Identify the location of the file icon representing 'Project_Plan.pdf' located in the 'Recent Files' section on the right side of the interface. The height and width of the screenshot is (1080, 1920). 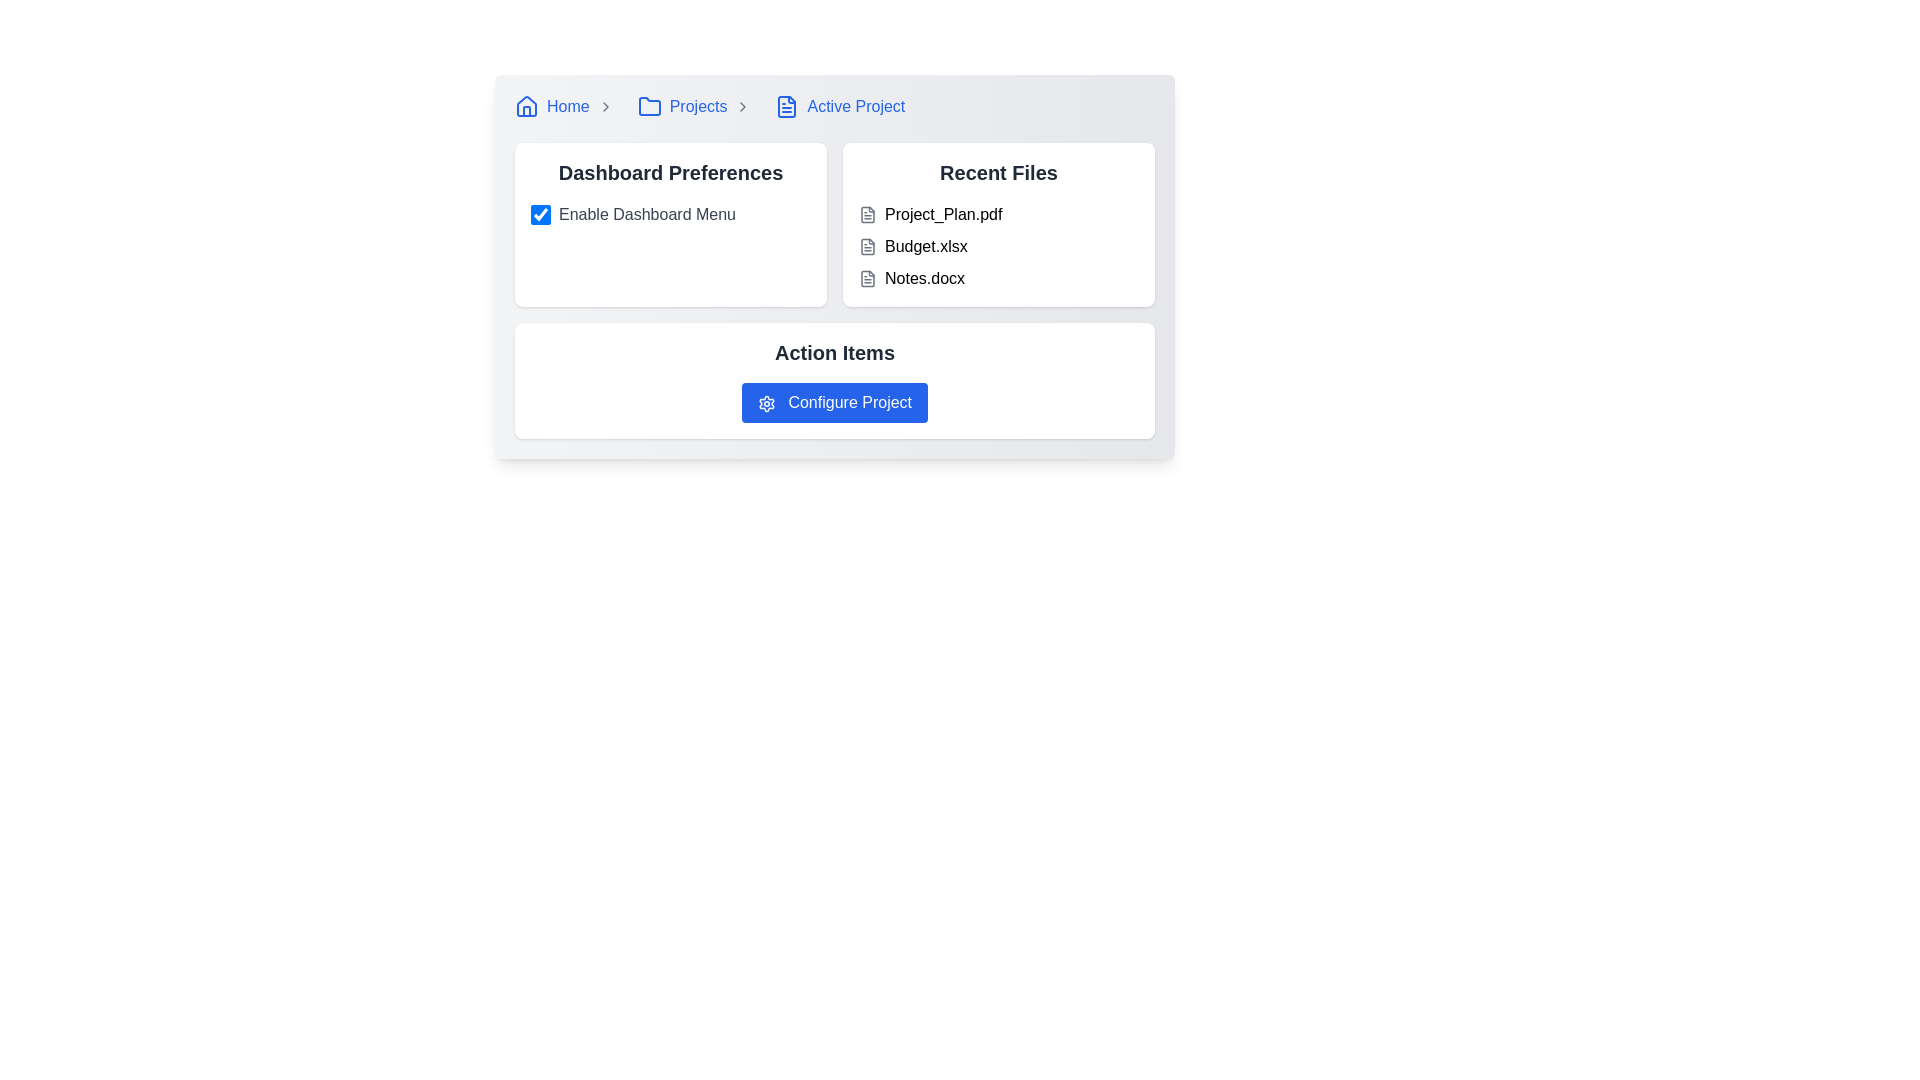
(868, 215).